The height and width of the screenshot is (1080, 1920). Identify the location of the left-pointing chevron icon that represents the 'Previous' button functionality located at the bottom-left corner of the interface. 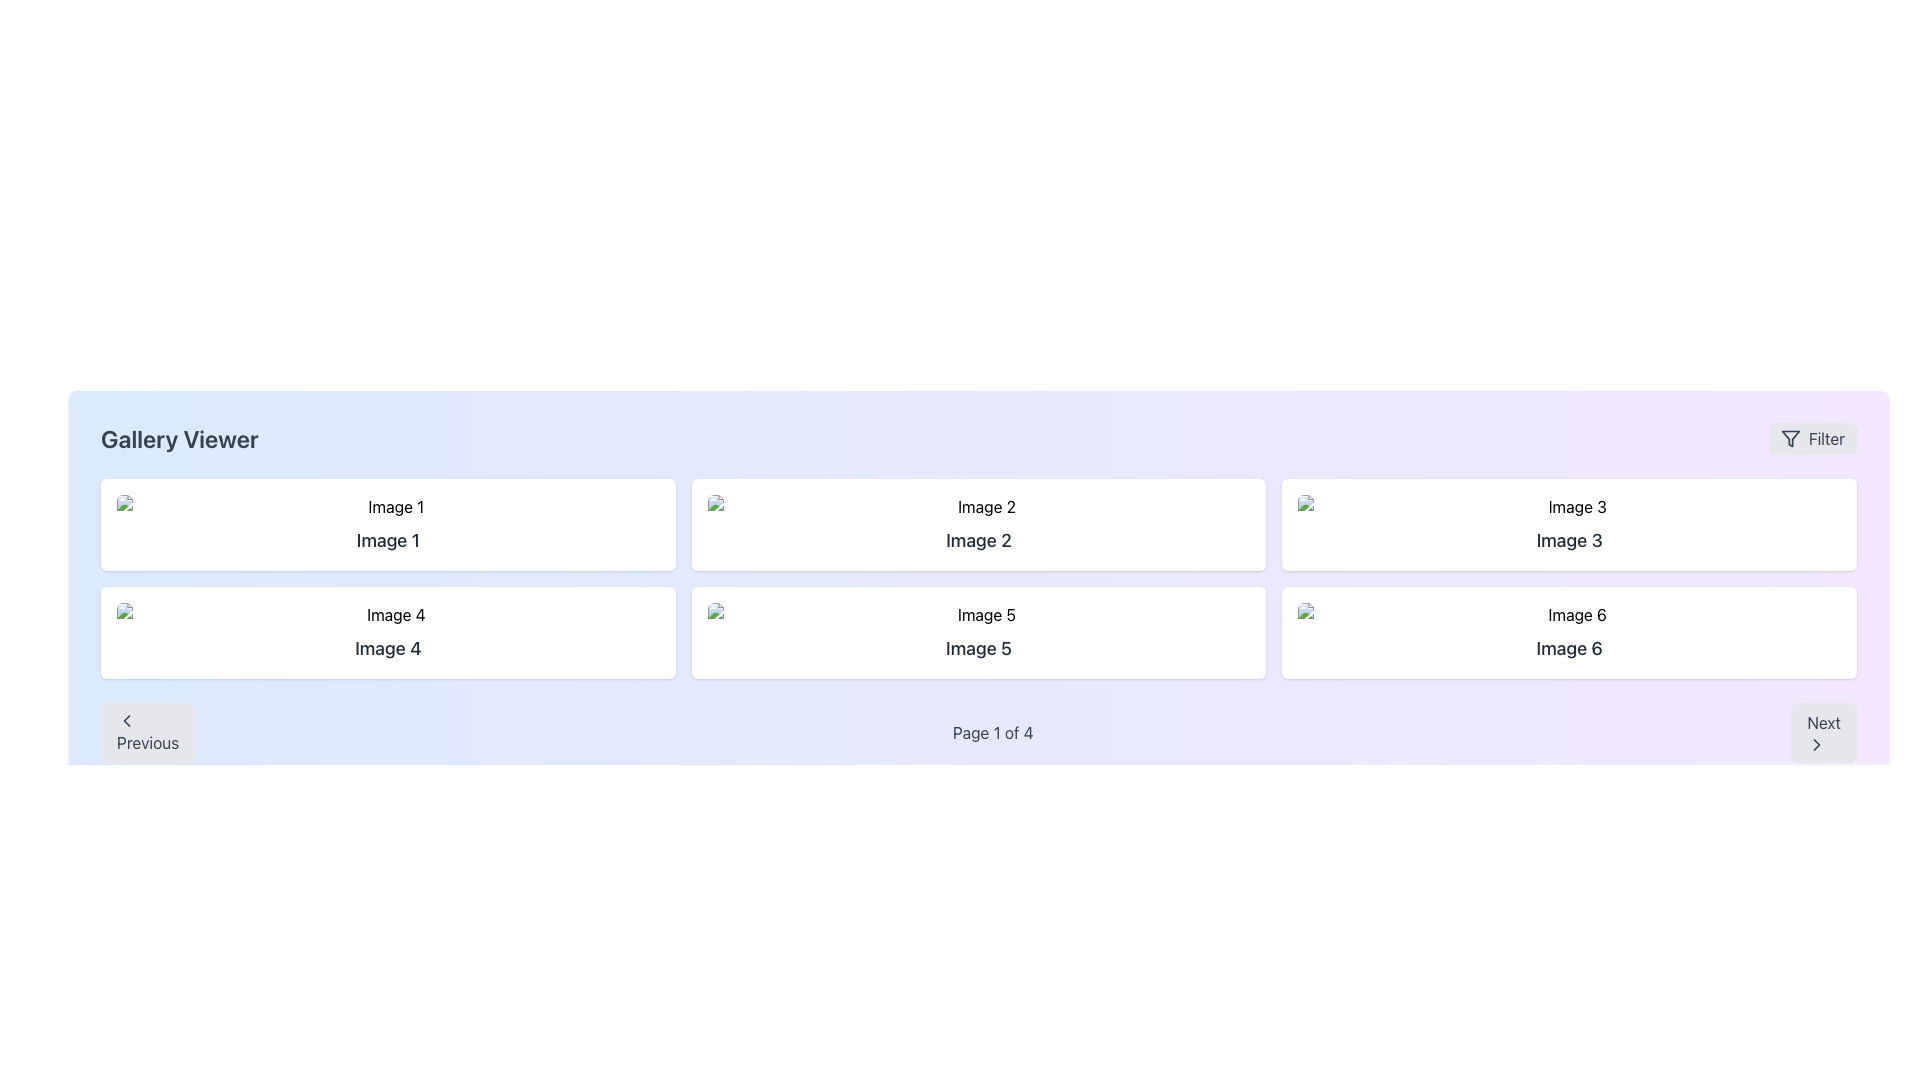
(125, 721).